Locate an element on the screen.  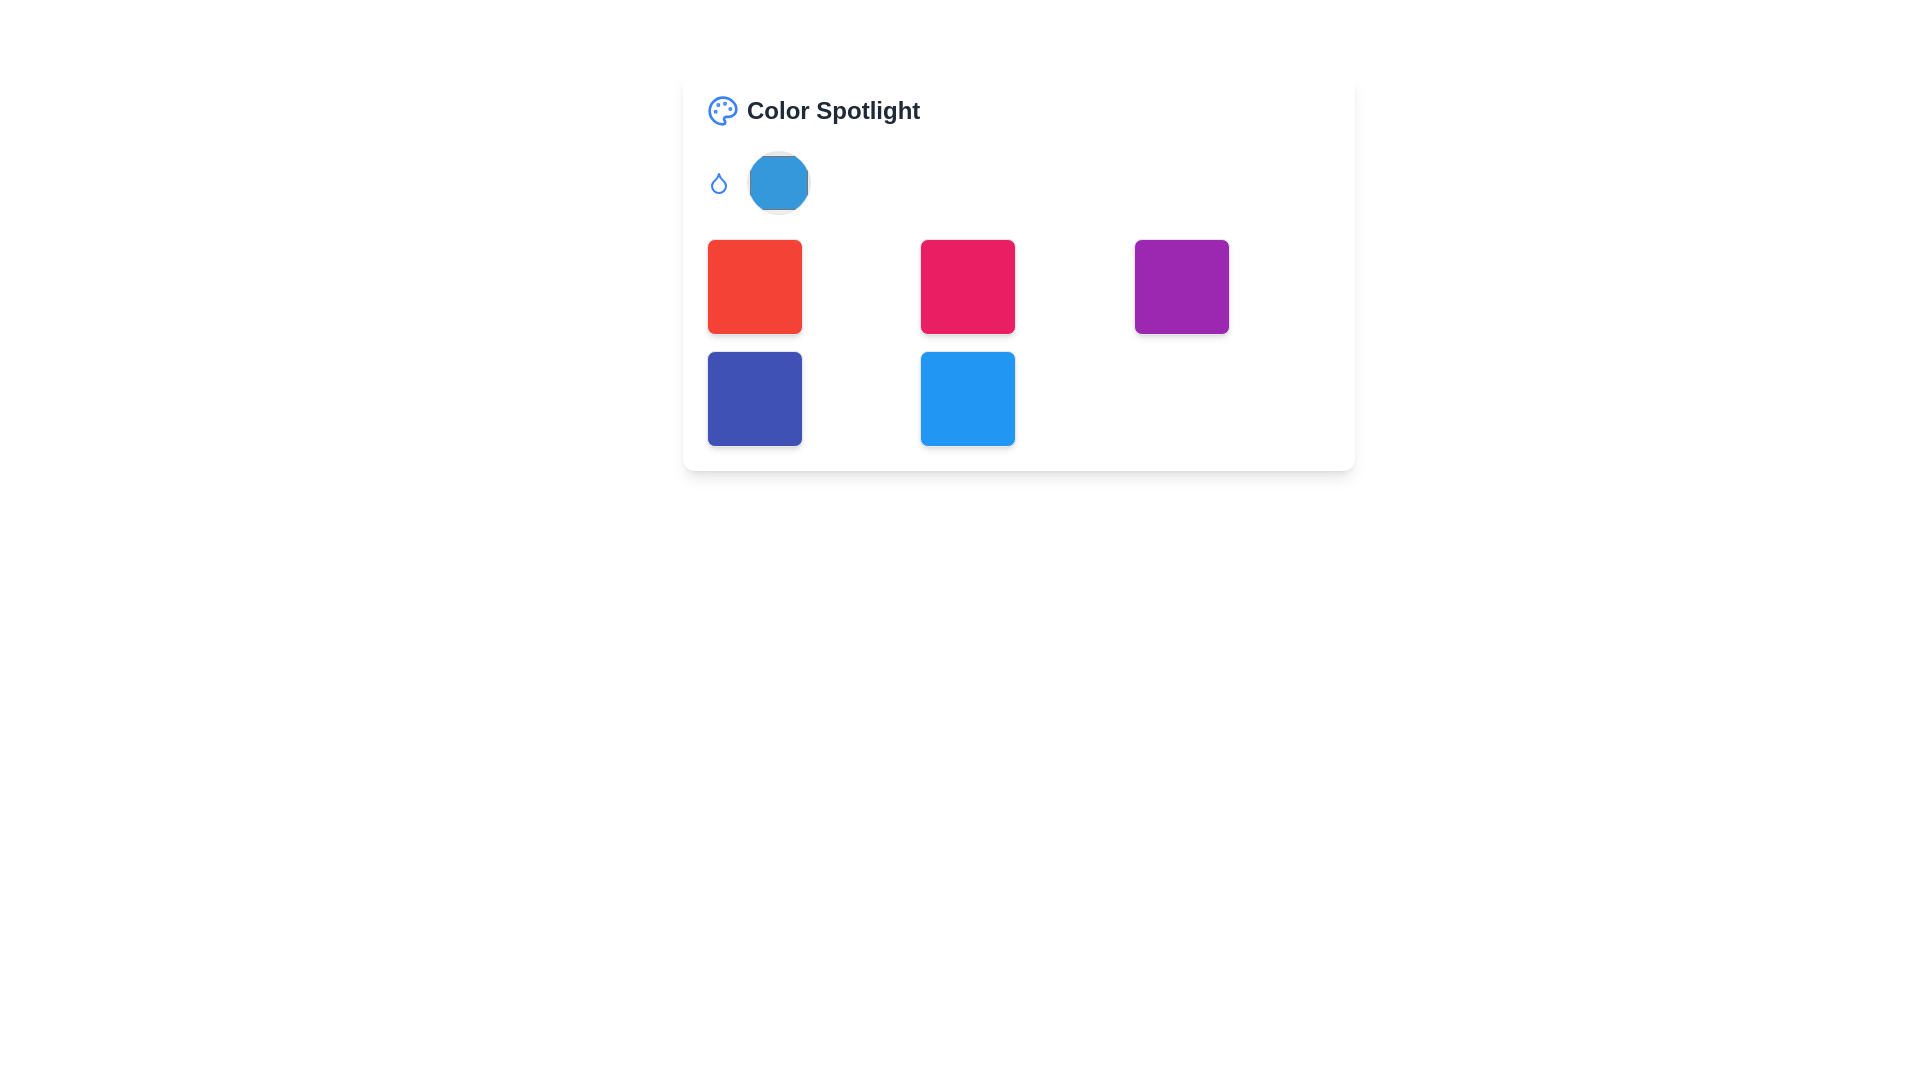
the blue circular button that is likely a color selector with the color code #3498db is located at coordinates (777, 182).